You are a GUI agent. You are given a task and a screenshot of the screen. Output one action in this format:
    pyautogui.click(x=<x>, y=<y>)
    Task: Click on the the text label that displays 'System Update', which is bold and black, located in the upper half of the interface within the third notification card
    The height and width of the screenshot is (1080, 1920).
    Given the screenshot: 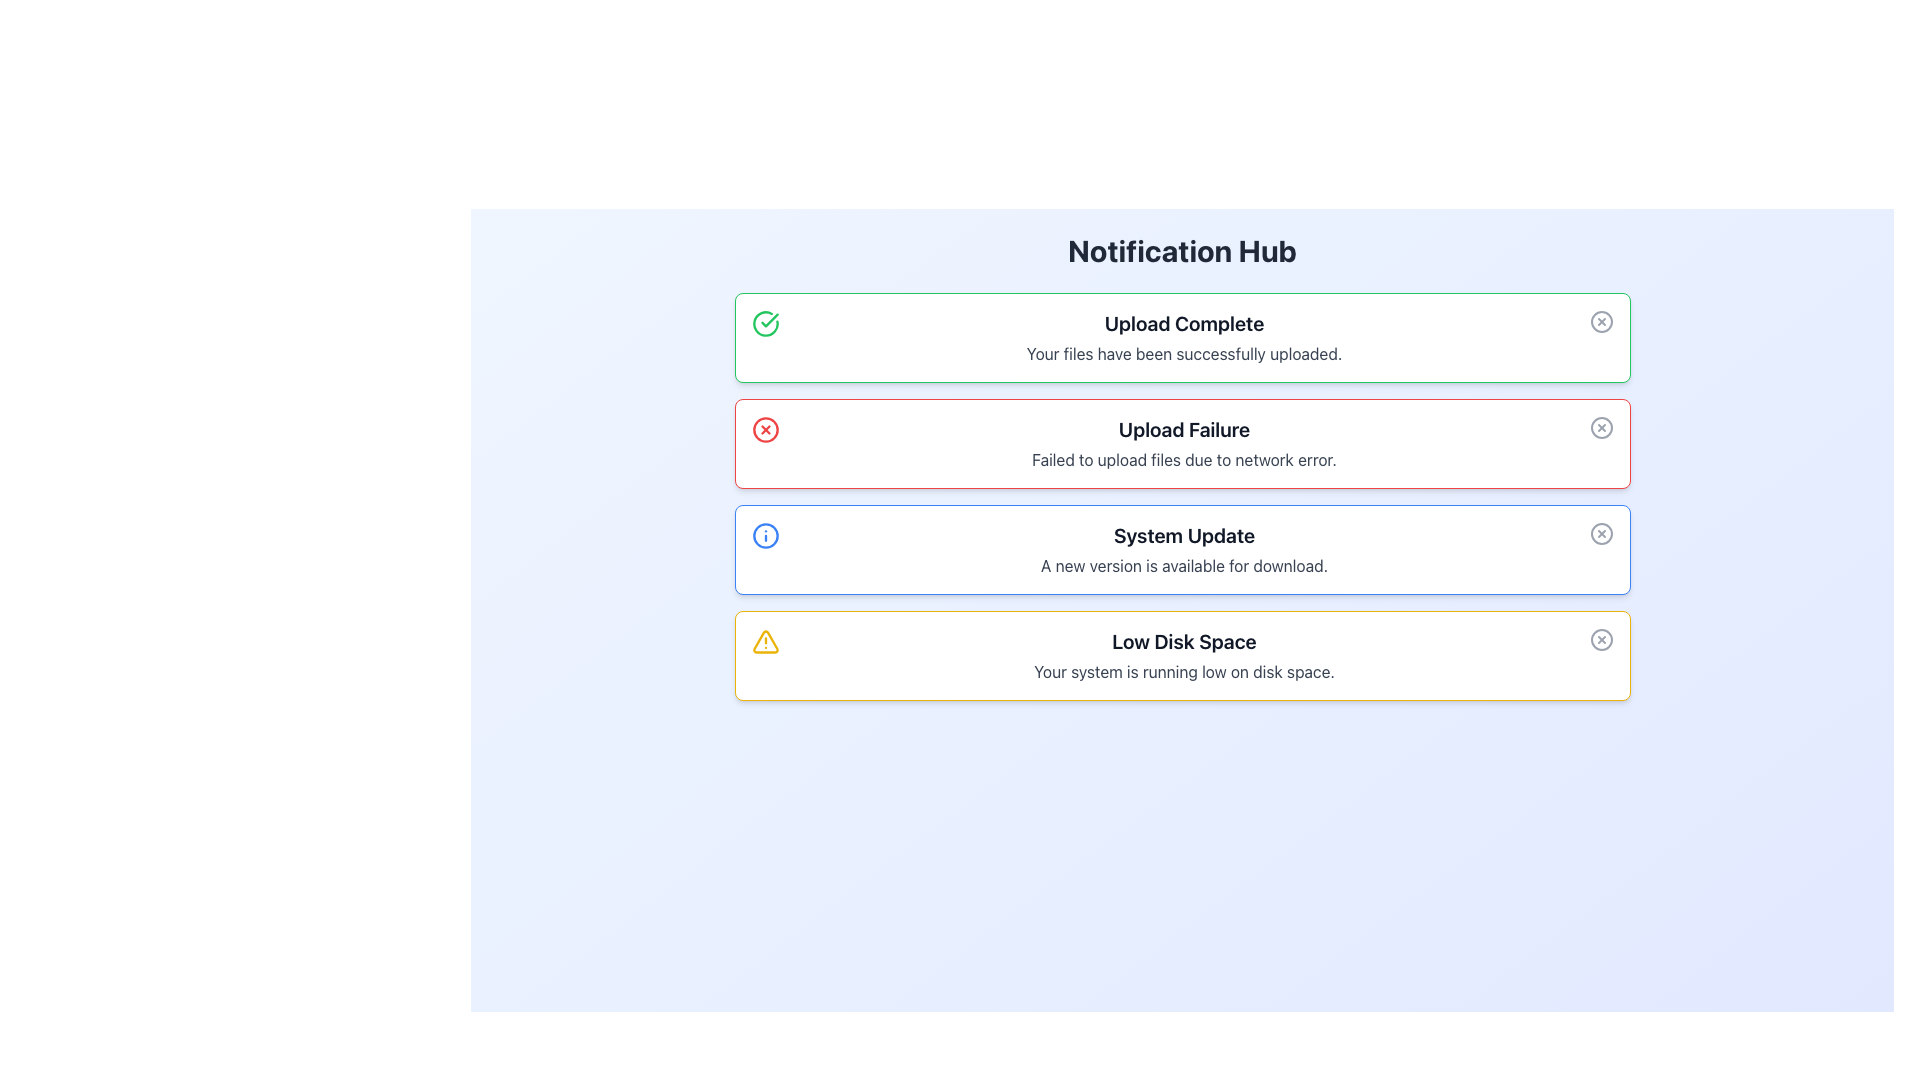 What is the action you would take?
    pyautogui.click(x=1184, y=535)
    